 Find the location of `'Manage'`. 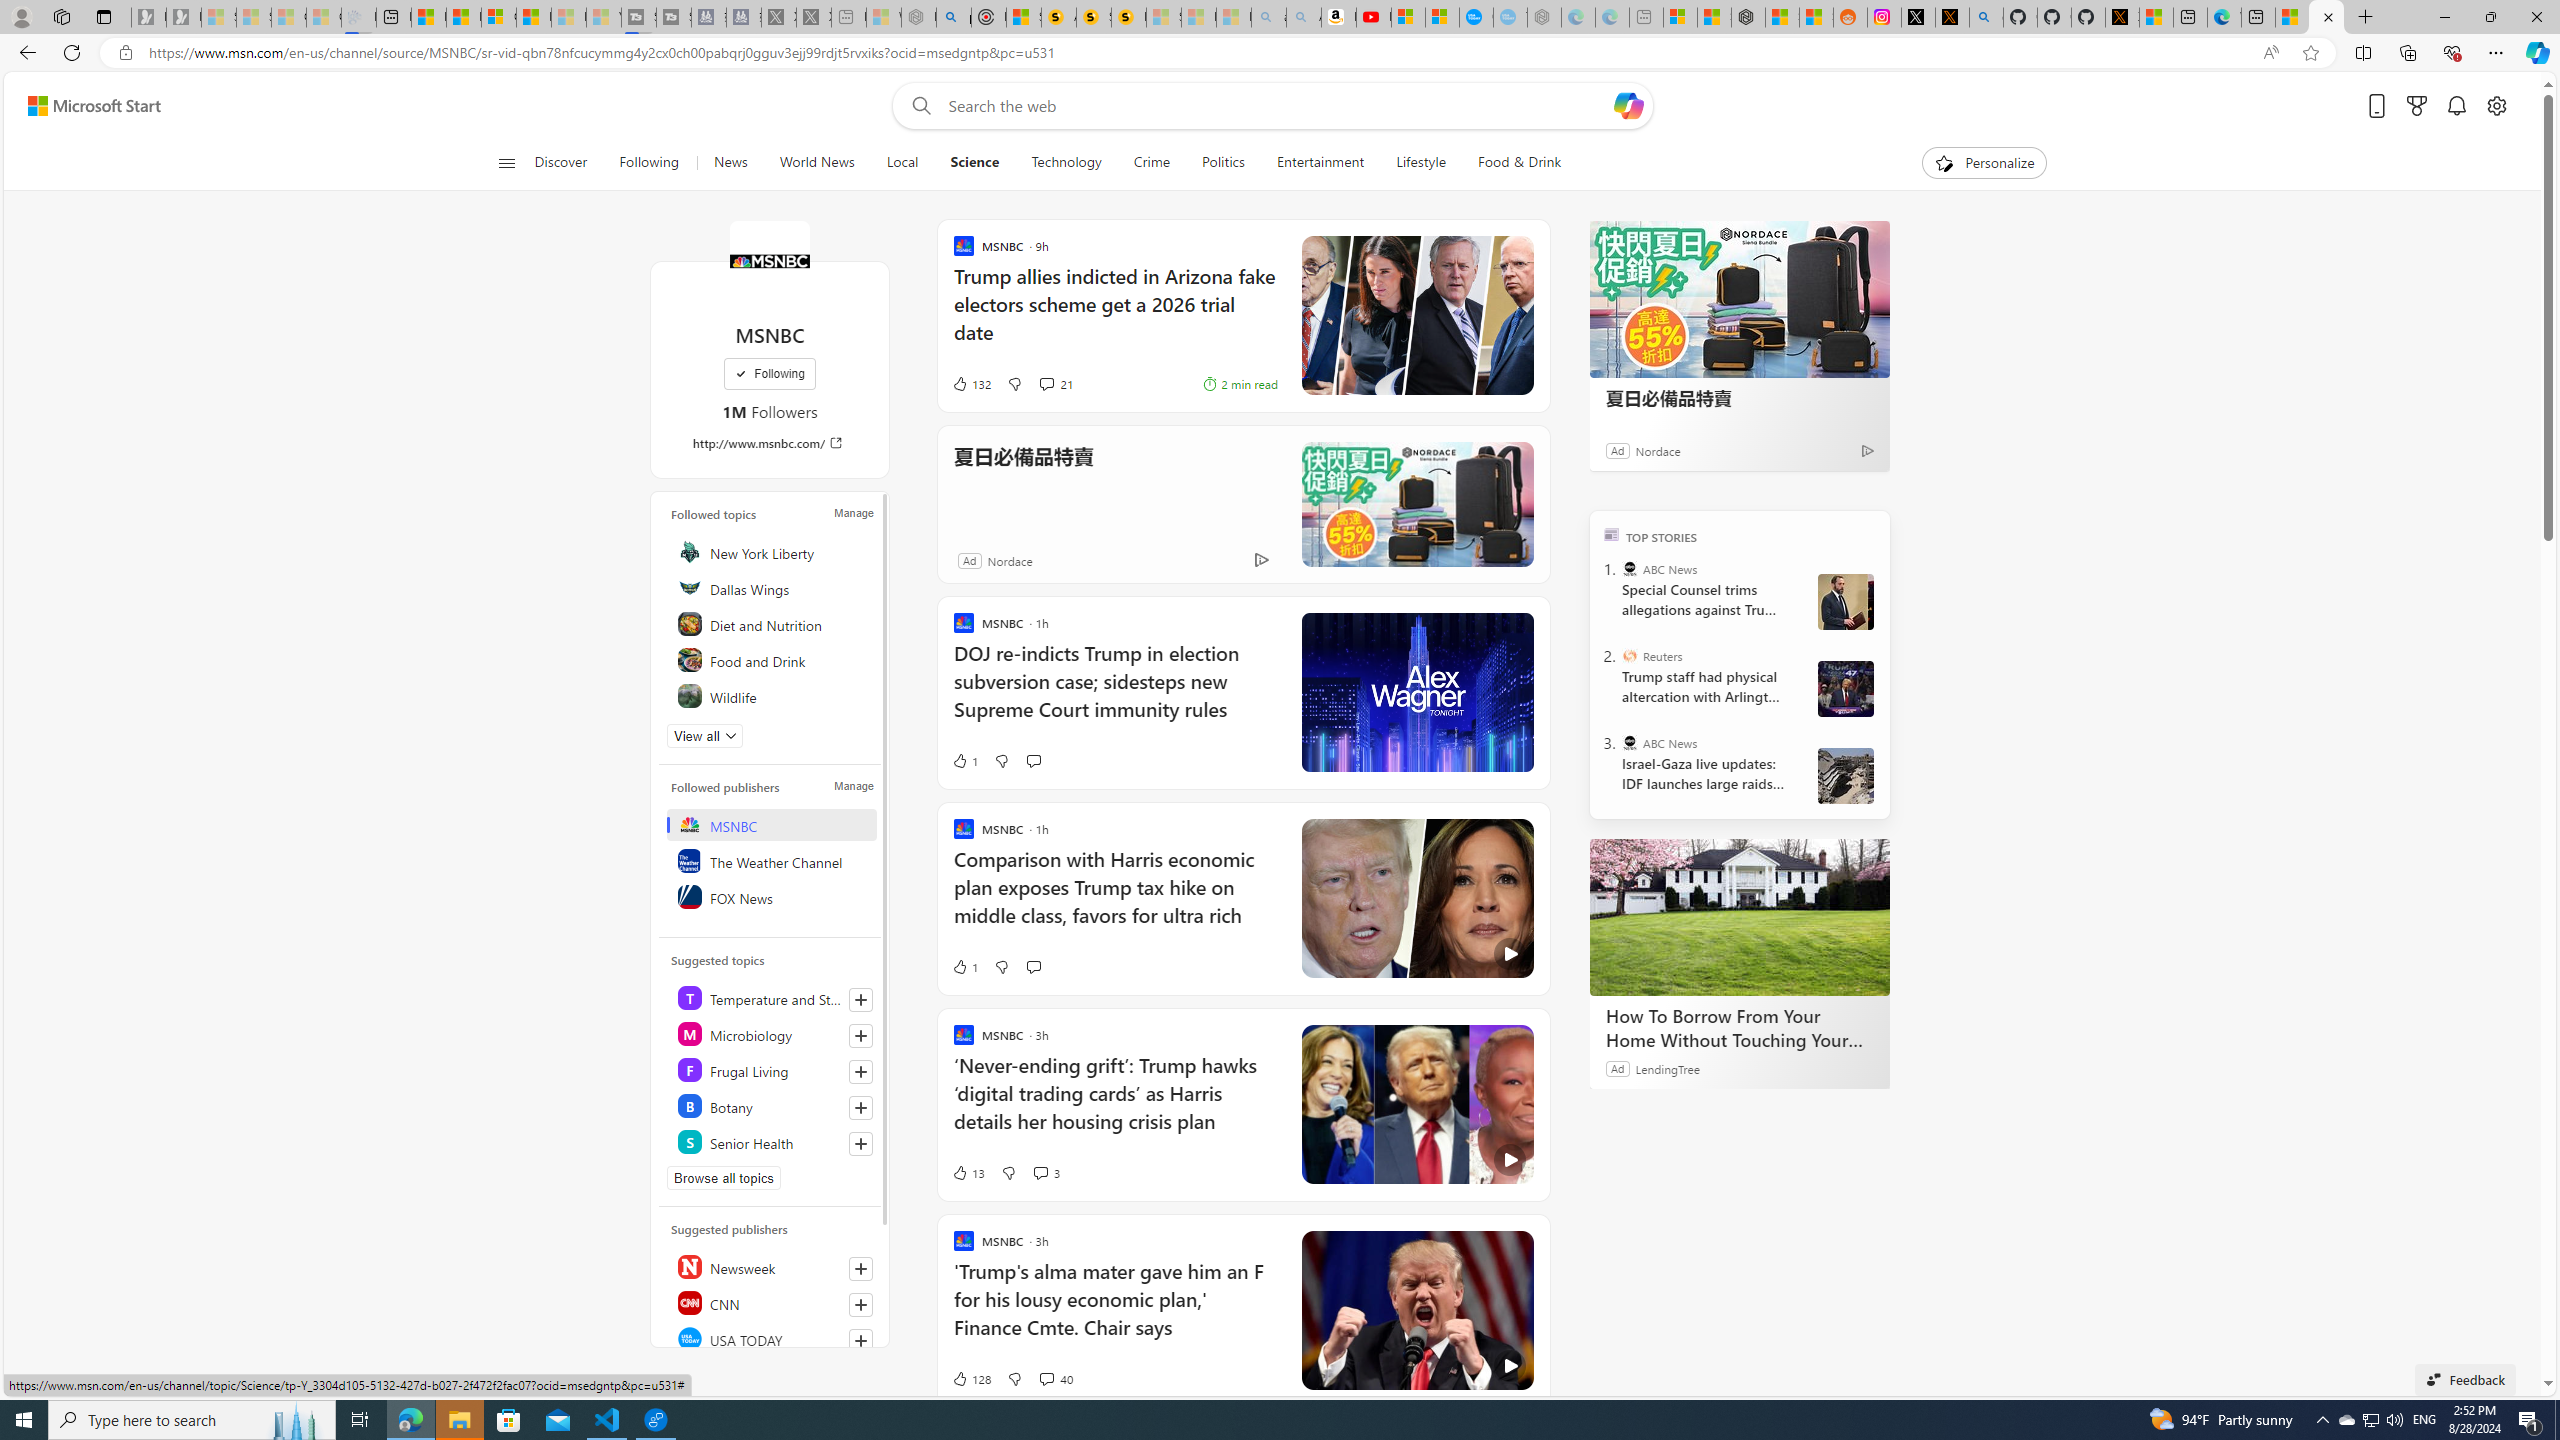

'Manage' is located at coordinates (852, 785).